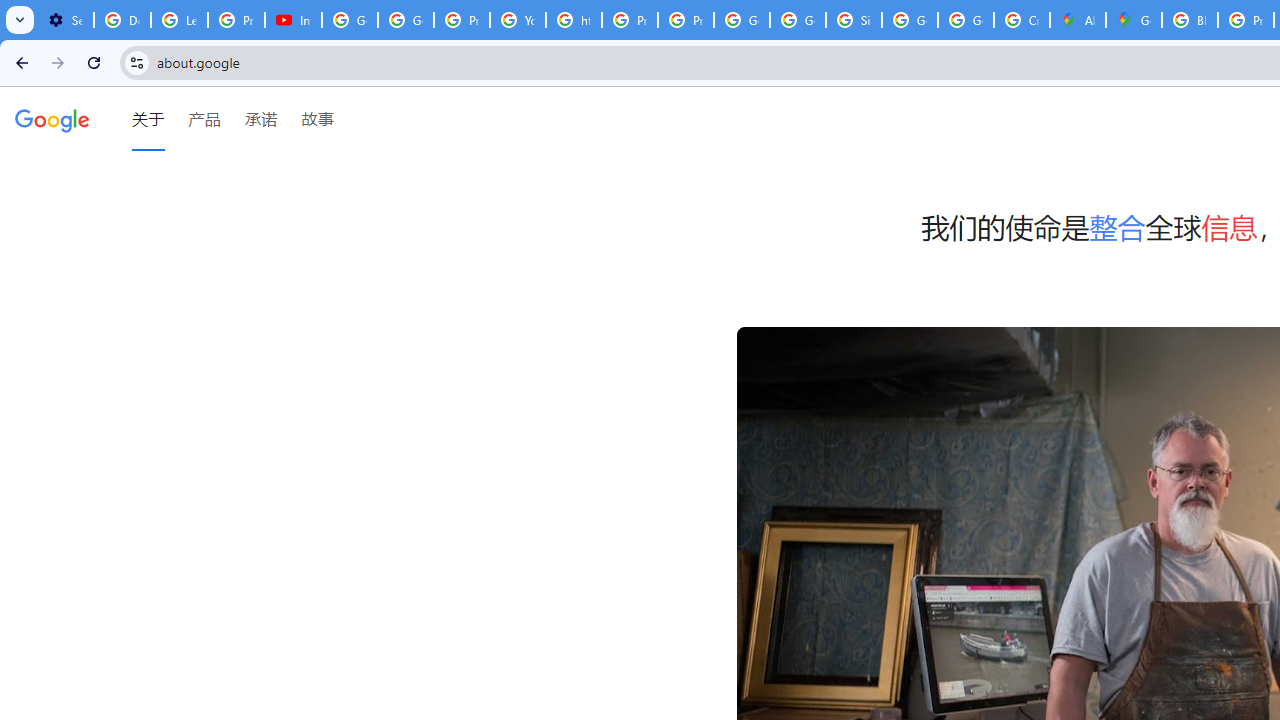 This screenshot has width=1280, height=720. I want to click on 'Sign in - Google Accounts', so click(853, 20).